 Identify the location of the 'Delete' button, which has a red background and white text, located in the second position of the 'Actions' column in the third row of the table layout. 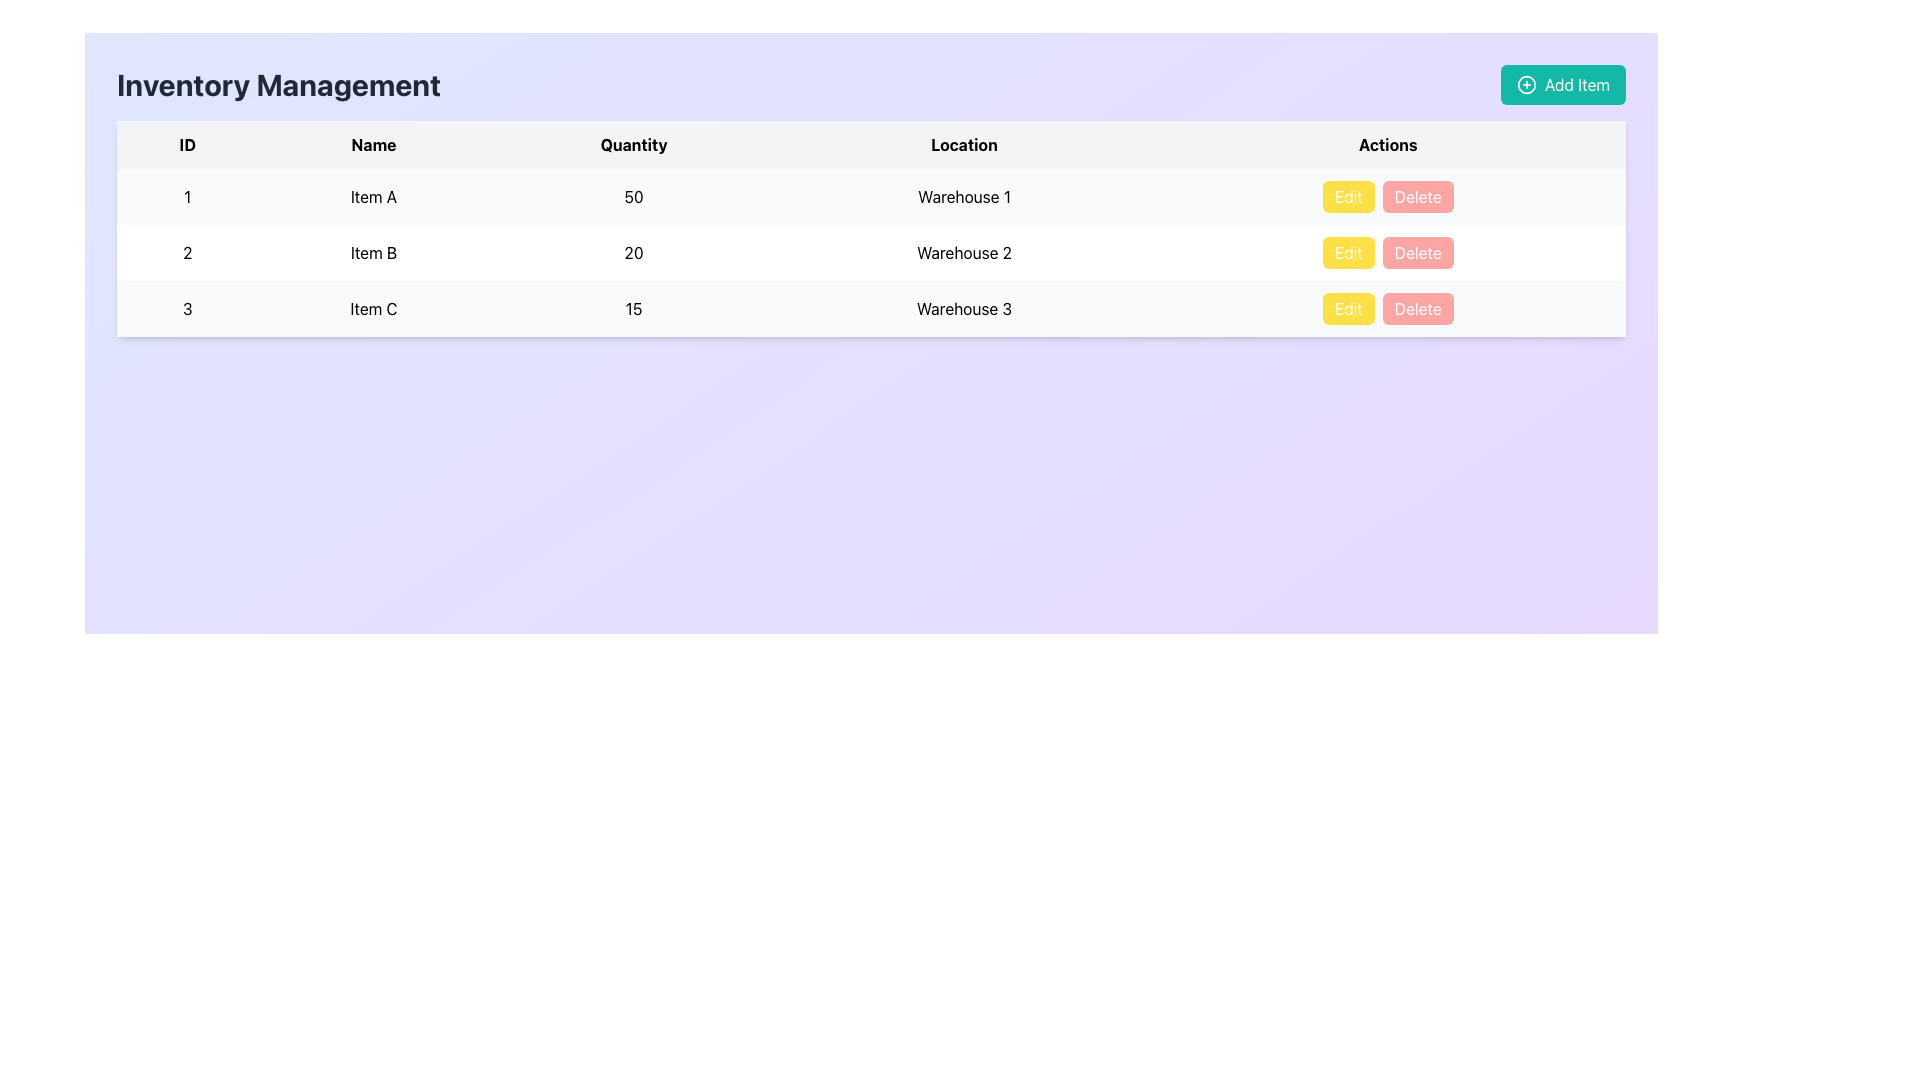
(1416, 308).